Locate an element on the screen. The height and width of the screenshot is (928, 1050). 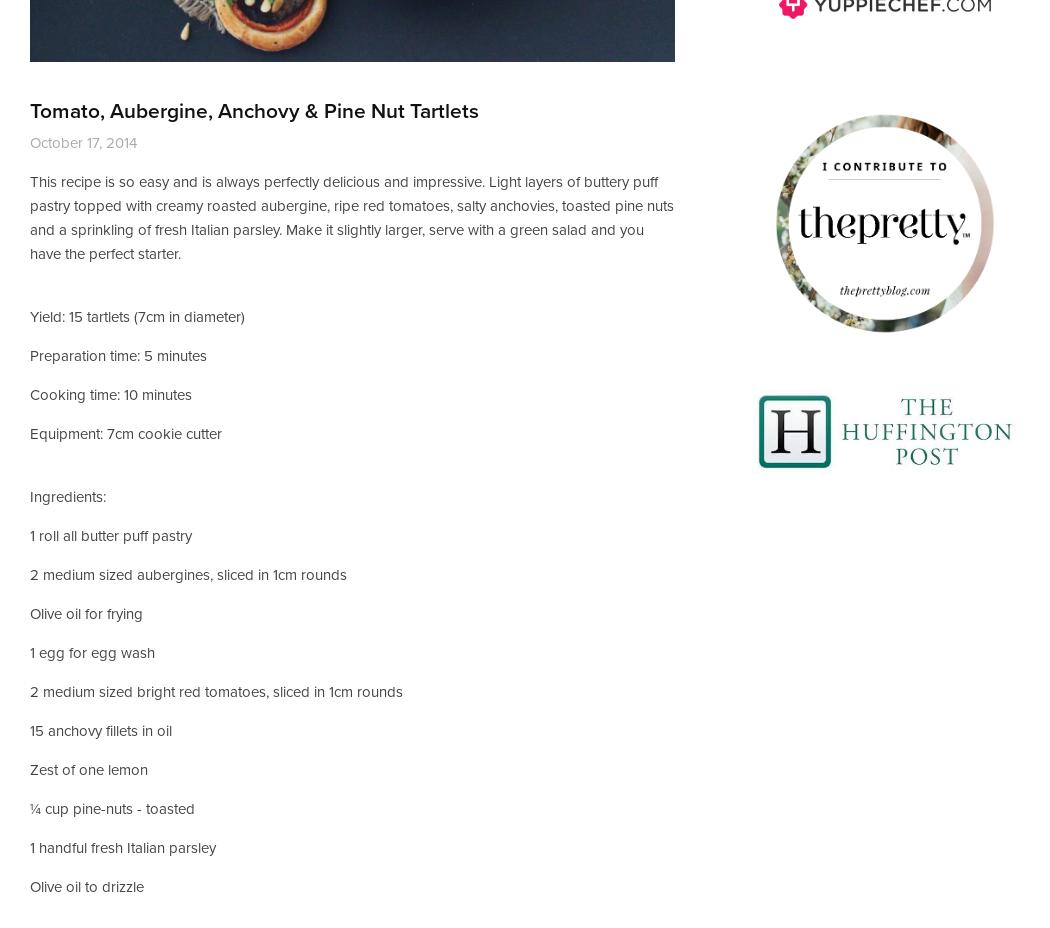
'2 medium sized bright red tomatoes, sliced in 1cm rounds' is located at coordinates (215, 690).